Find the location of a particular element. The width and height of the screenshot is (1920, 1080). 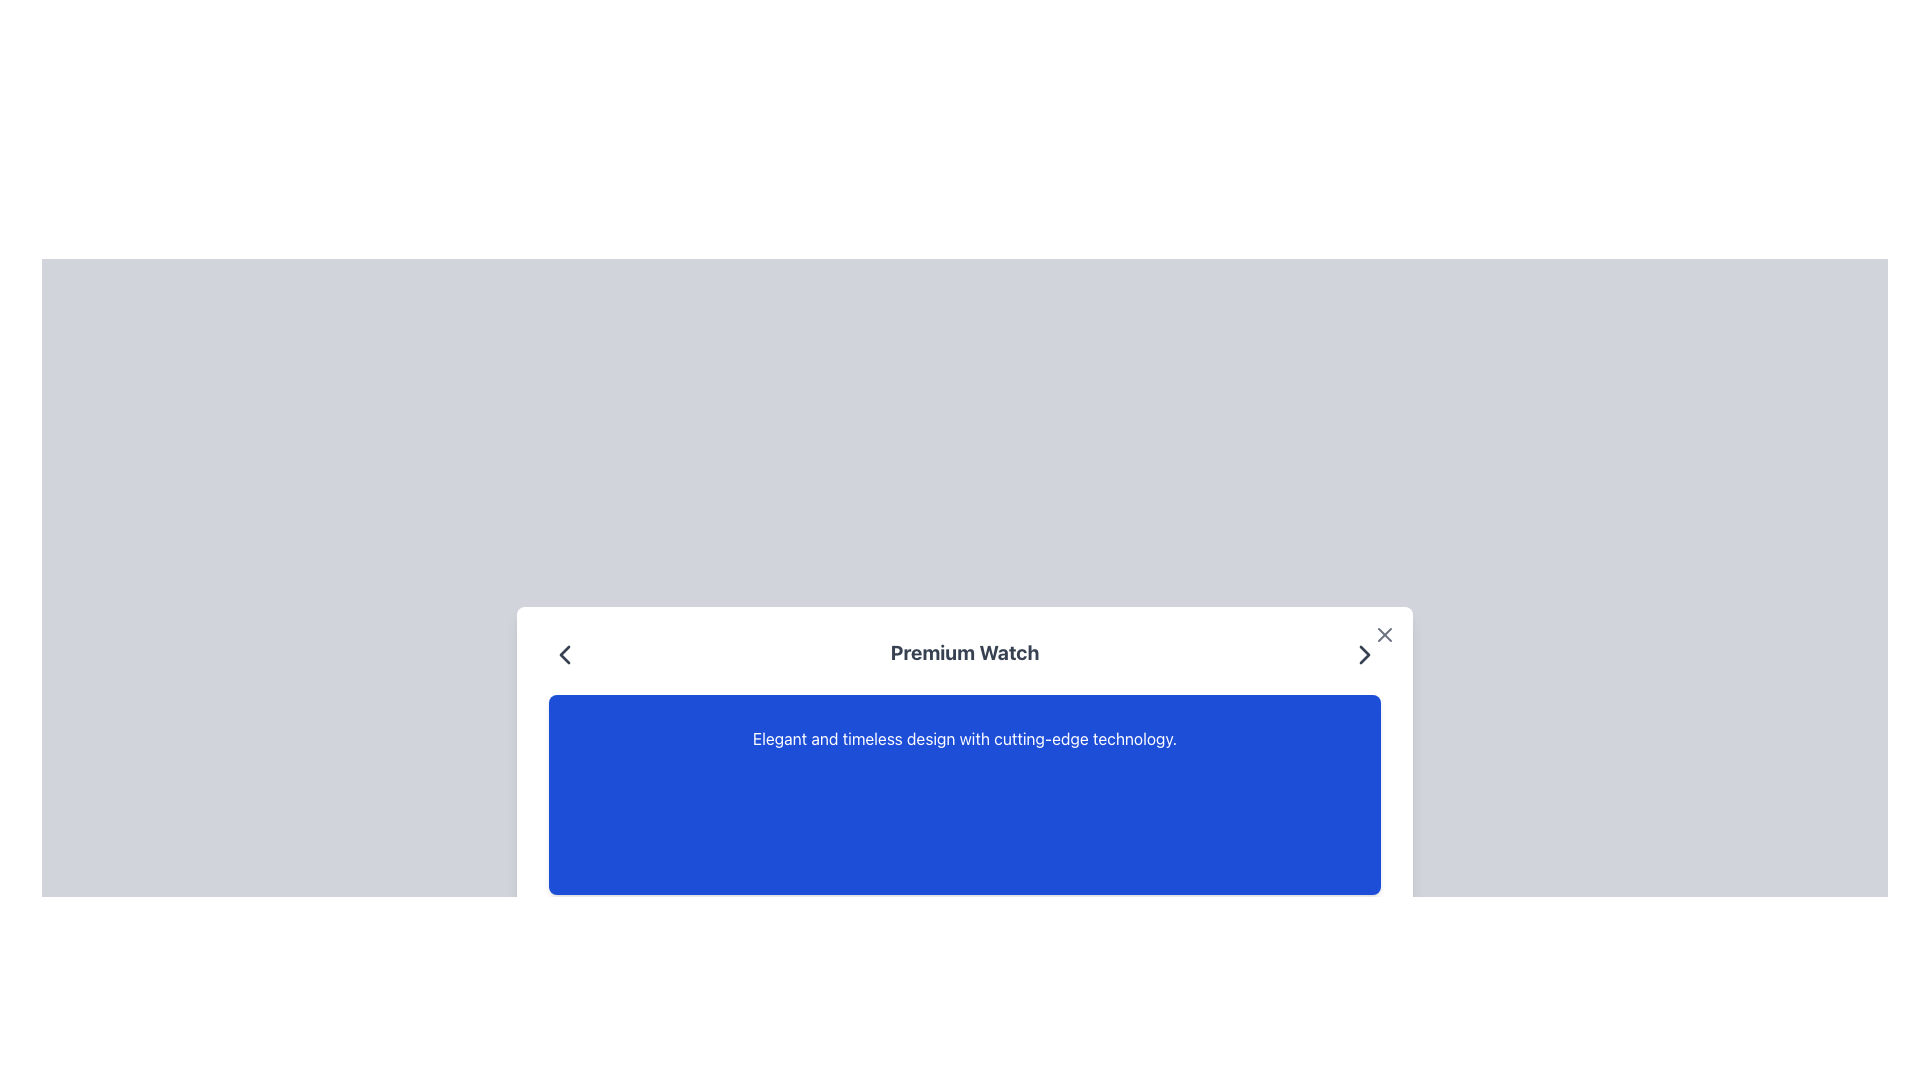

the leftward arrow icon button located to the left of the 'Premium Watch' title in the header is located at coordinates (564, 655).